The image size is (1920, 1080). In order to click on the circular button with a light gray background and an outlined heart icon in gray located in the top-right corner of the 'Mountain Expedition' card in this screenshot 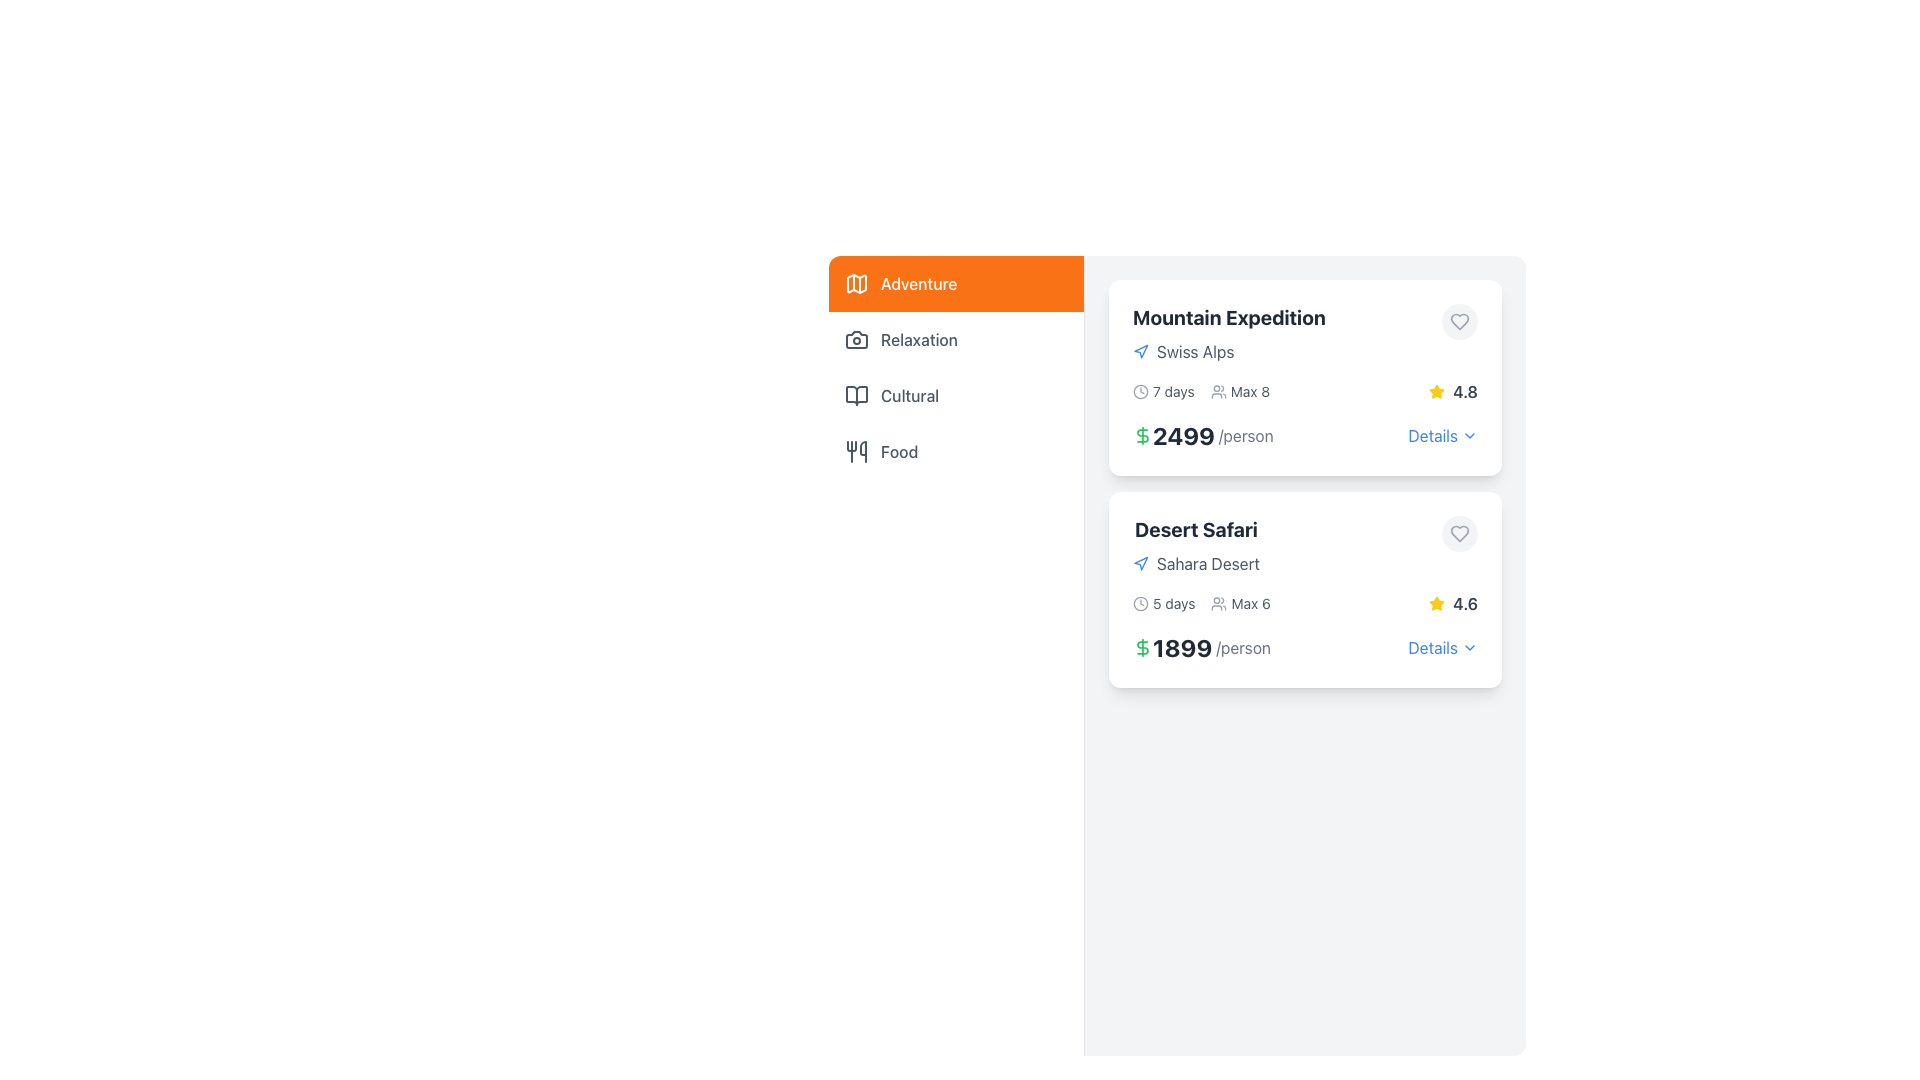, I will do `click(1459, 320)`.